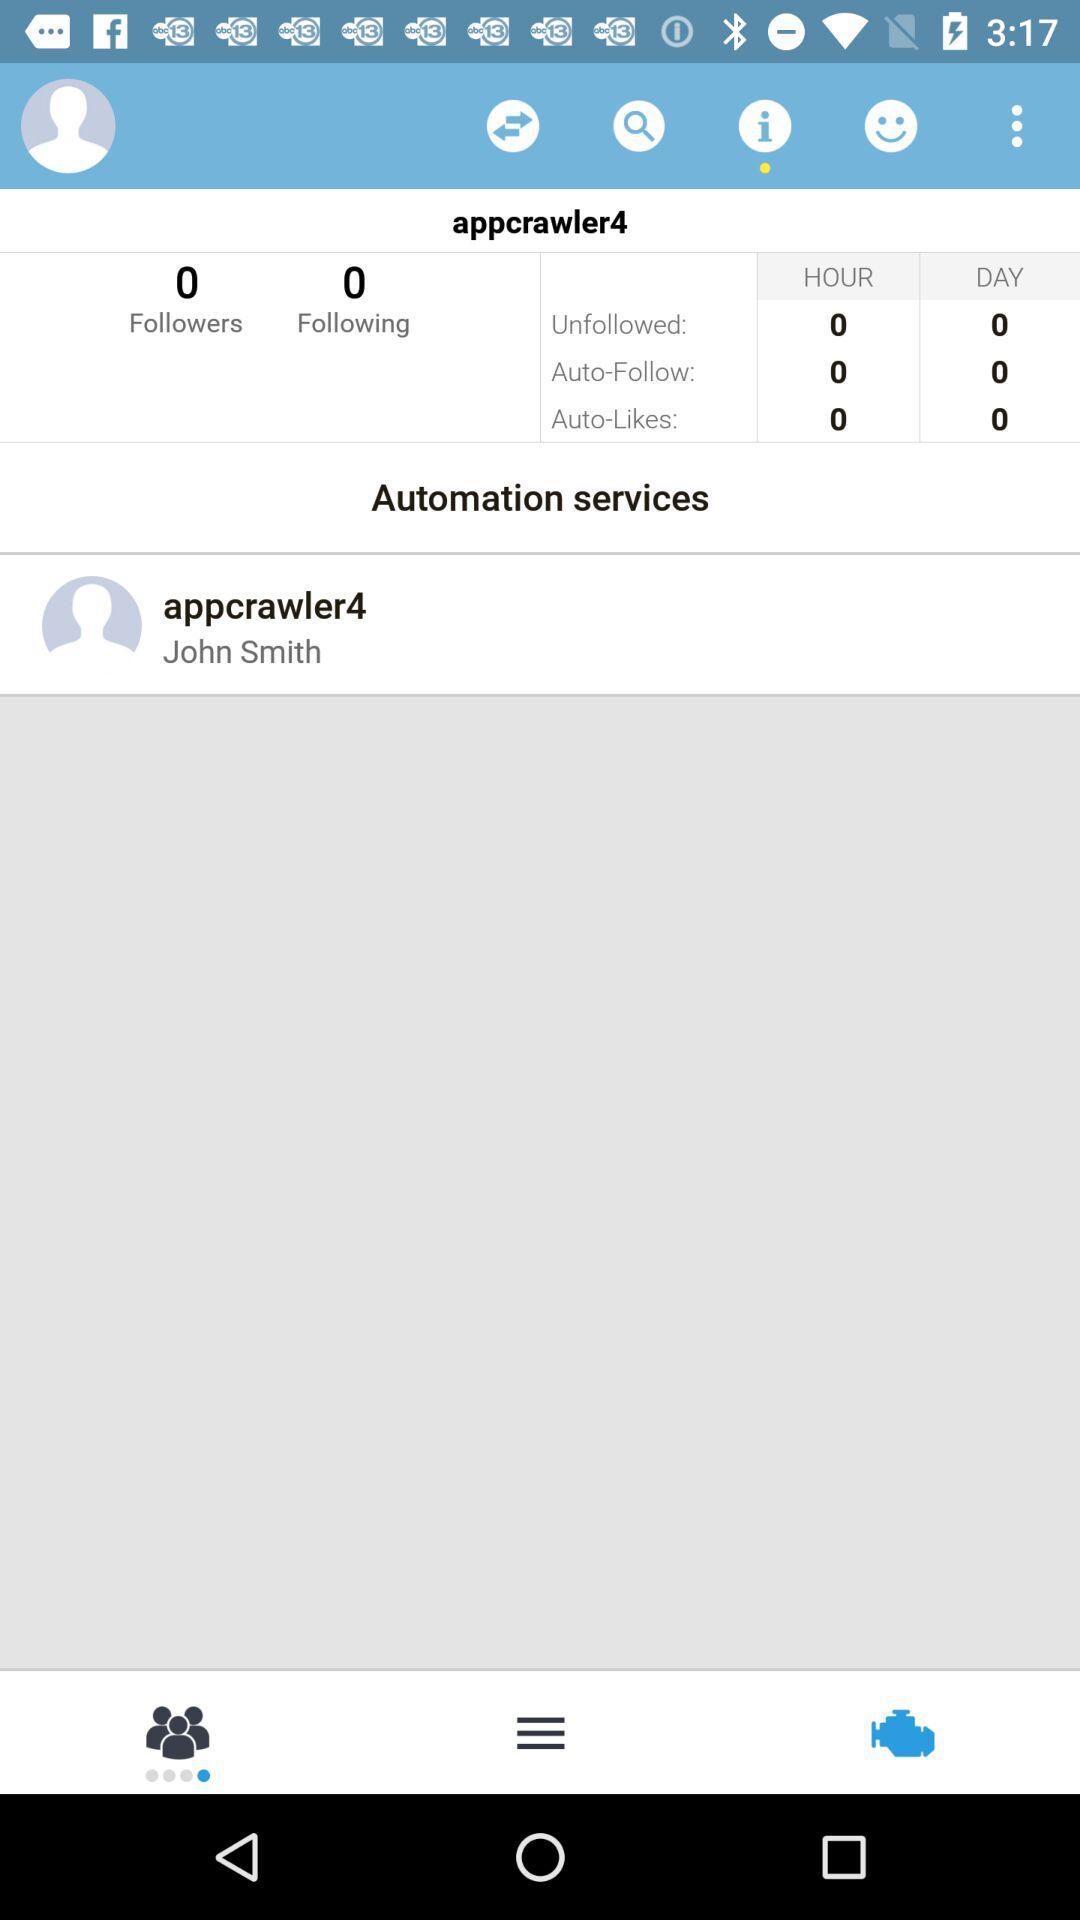 The width and height of the screenshot is (1080, 1920). What do you see at coordinates (890, 124) in the screenshot?
I see `item above the appcrawler4 icon` at bounding box center [890, 124].